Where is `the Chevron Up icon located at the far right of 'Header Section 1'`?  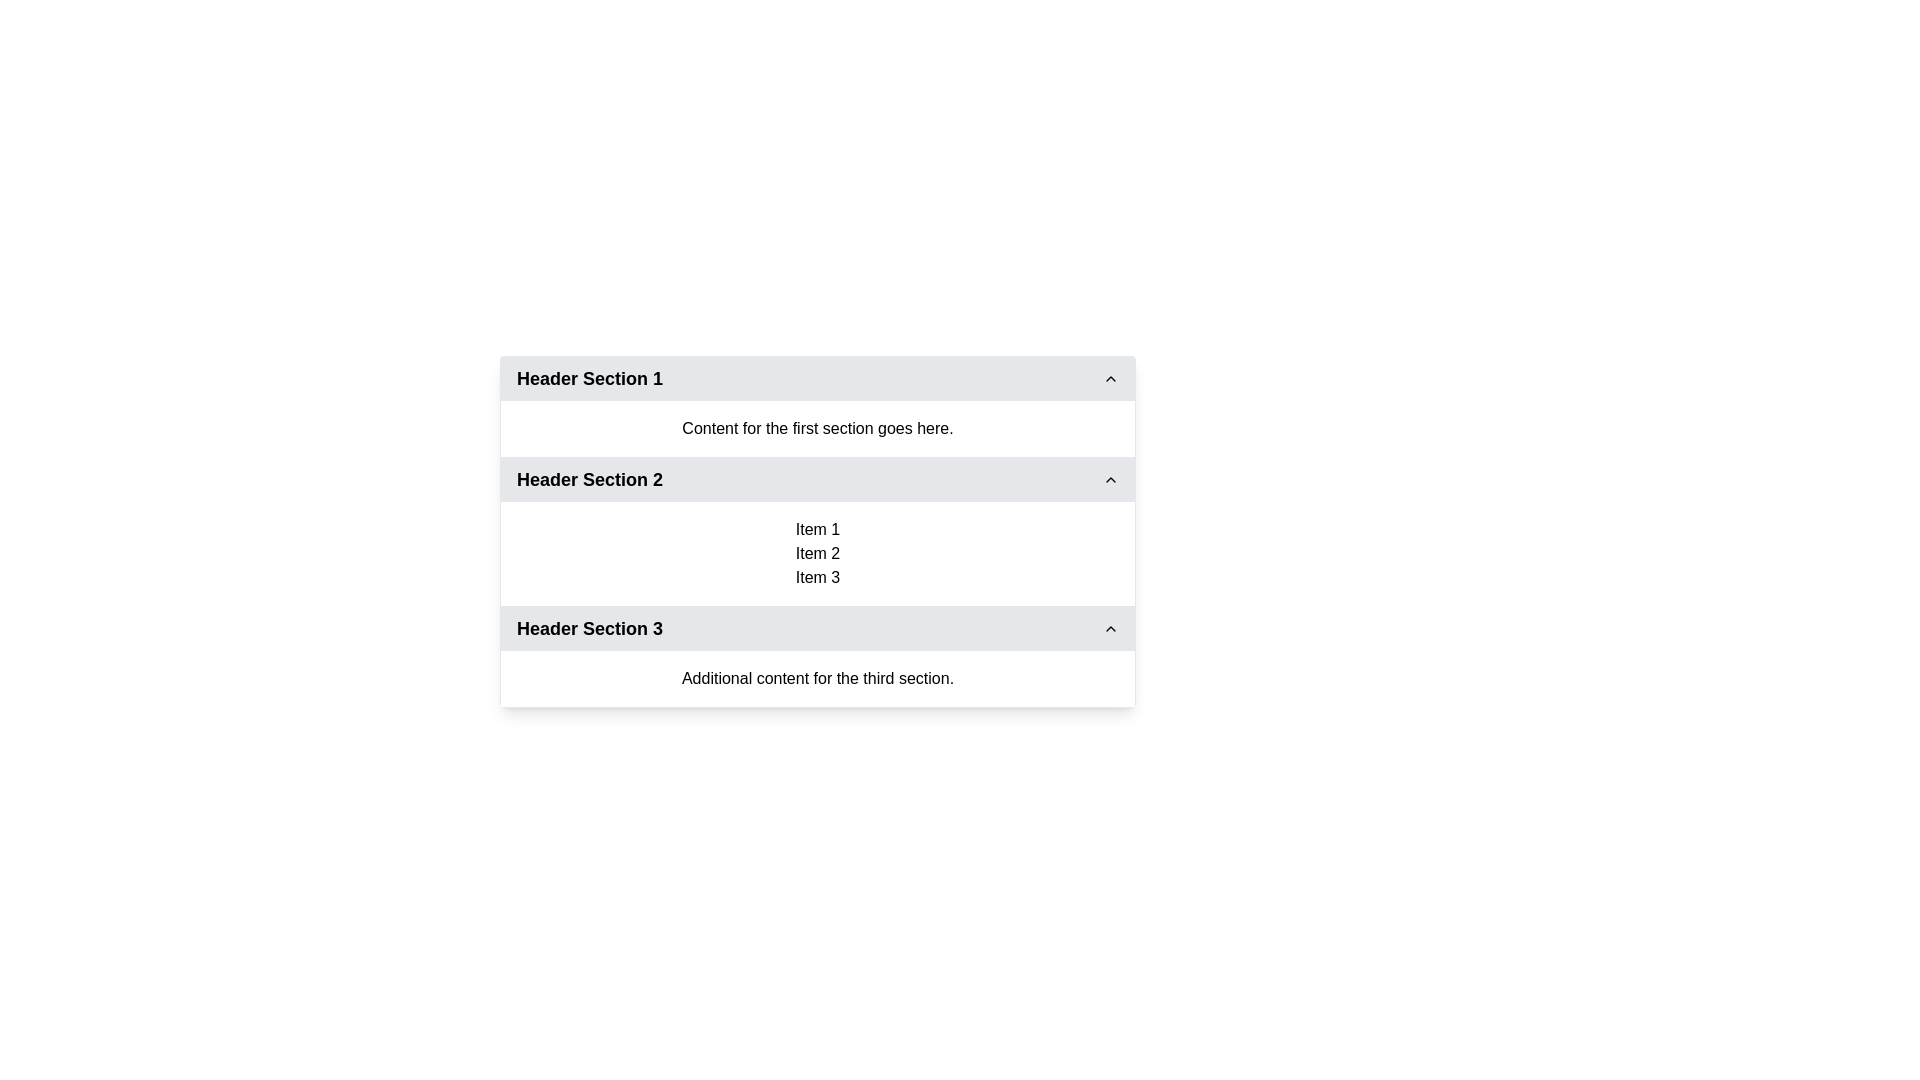
the Chevron Up icon located at the far right of 'Header Section 1' is located at coordinates (1109, 378).